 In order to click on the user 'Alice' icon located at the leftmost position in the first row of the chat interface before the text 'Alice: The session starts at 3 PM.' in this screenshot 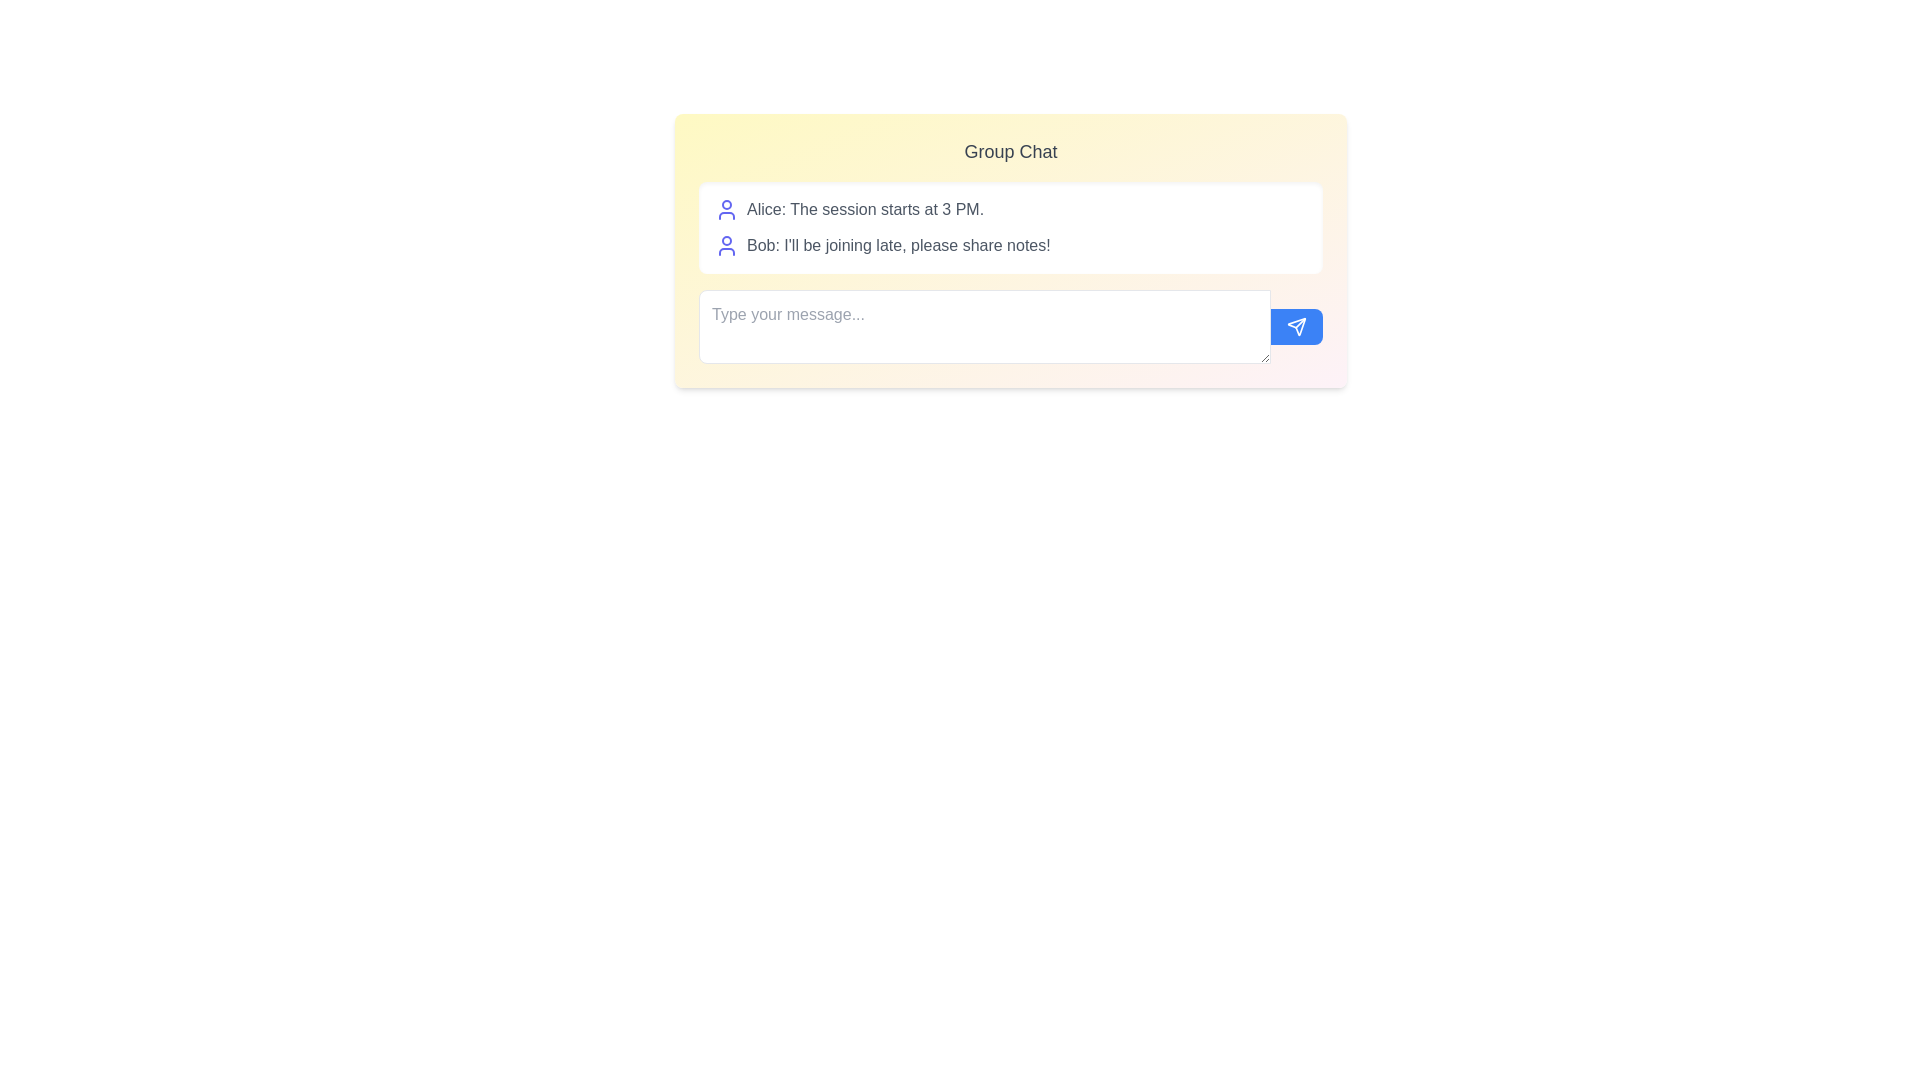, I will do `click(725, 209)`.